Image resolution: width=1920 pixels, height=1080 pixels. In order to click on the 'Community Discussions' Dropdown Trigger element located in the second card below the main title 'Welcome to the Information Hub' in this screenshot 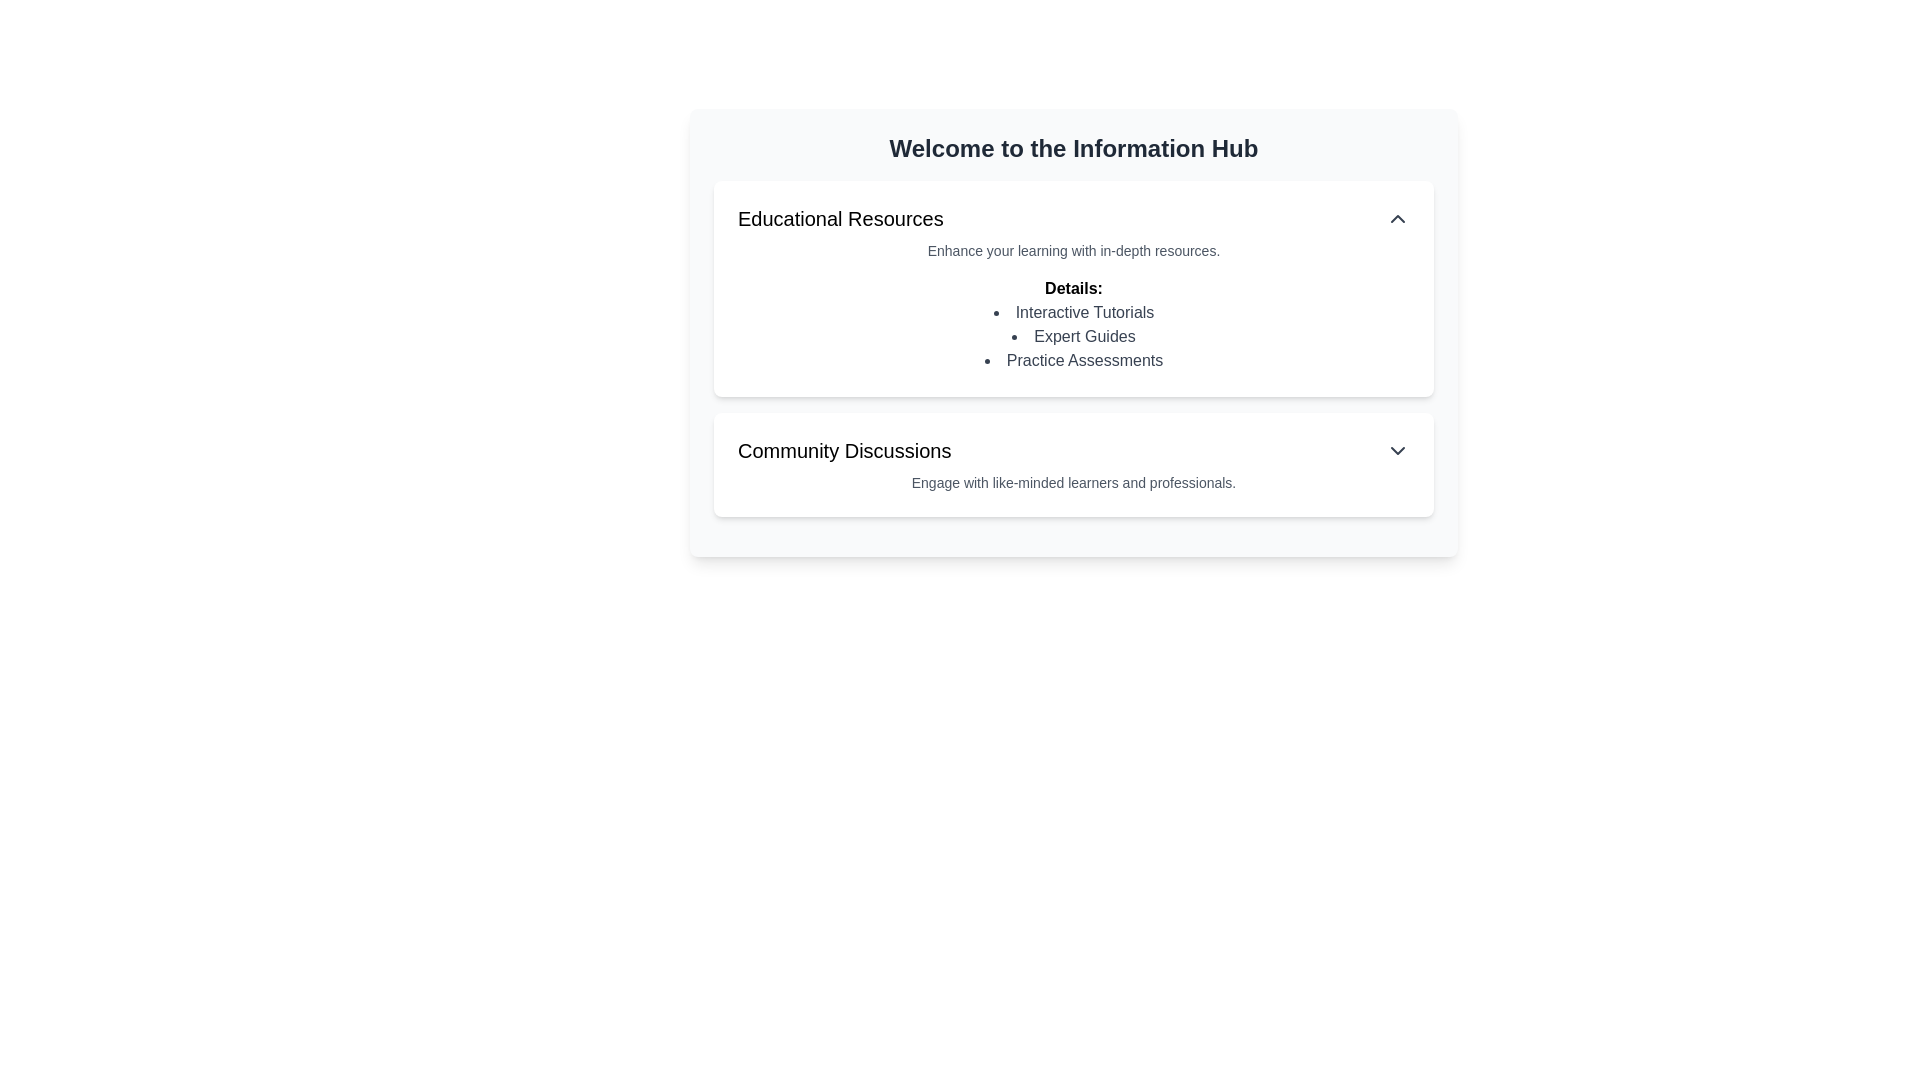, I will do `click(1073, 451)`.